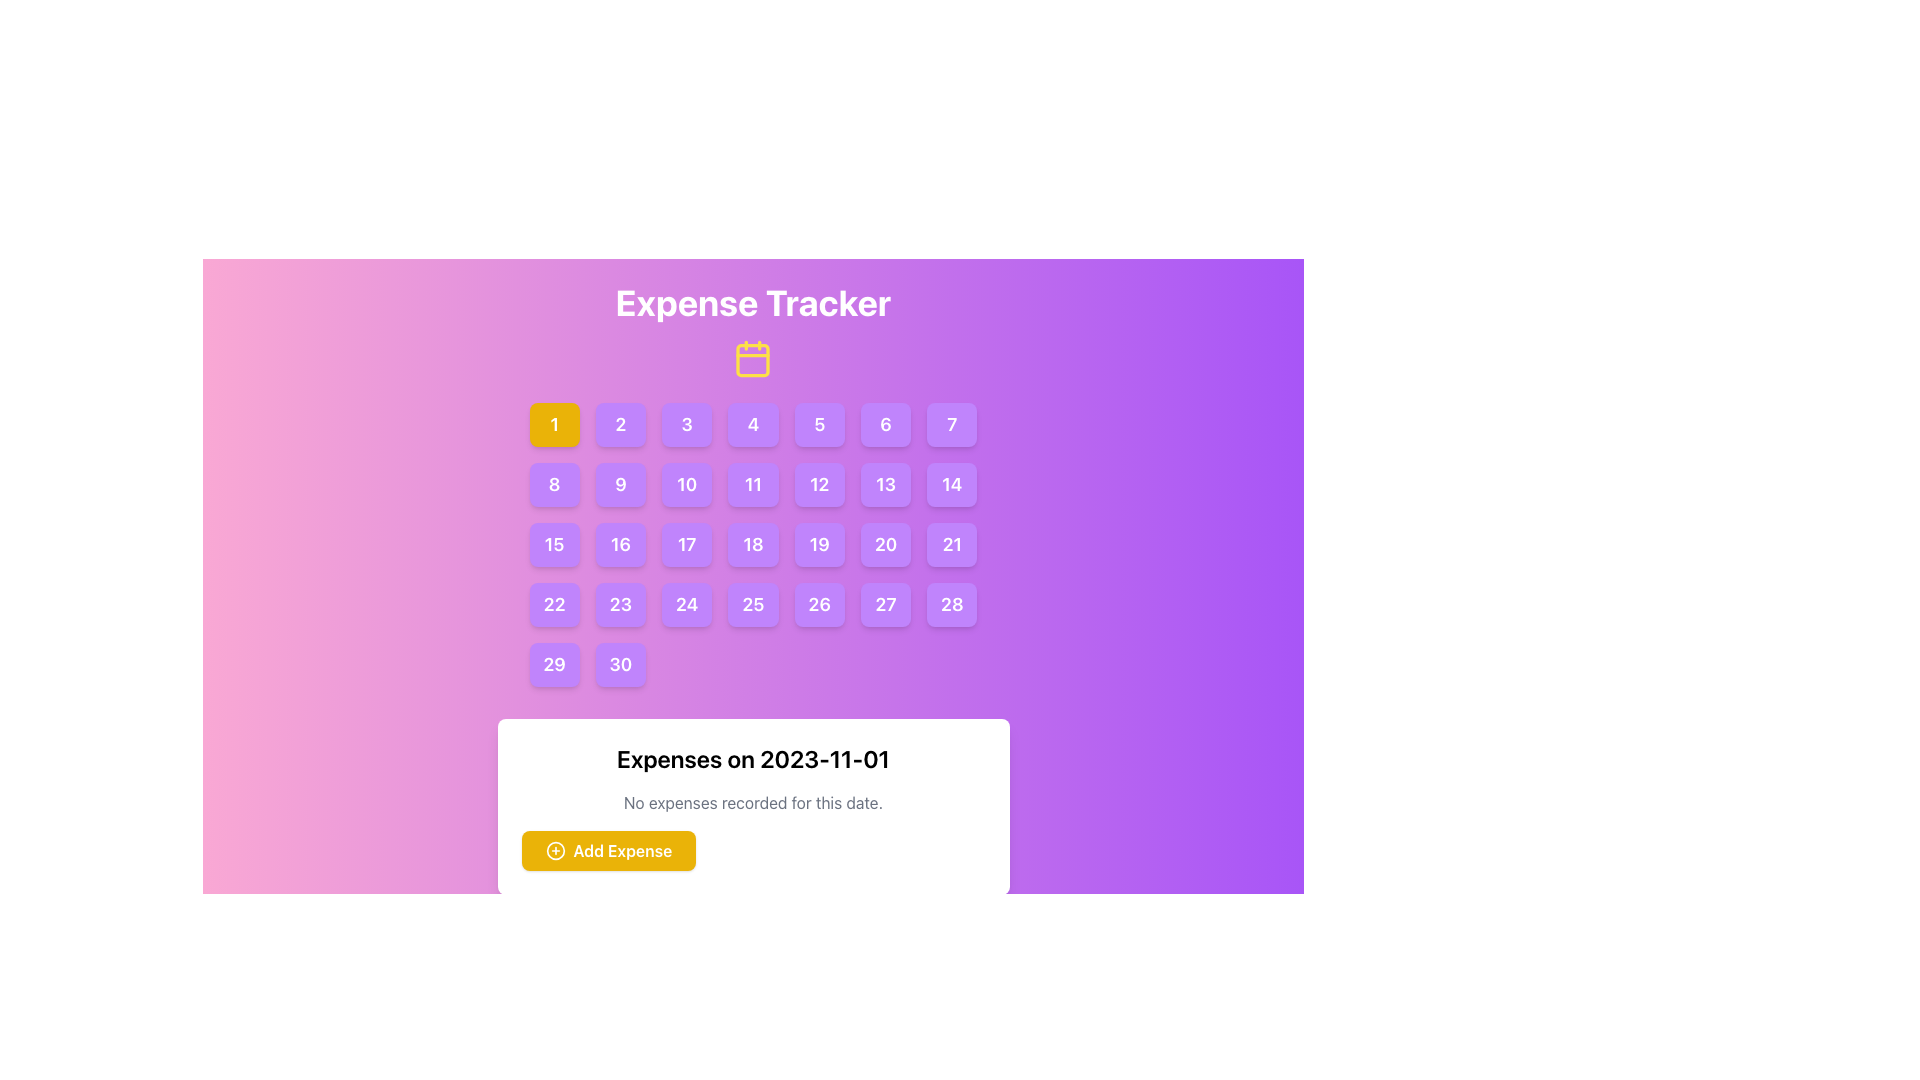 This screenshot has width=1920, height=1080. Describe the element at coordinates (819, 604) in the screenshot. I see `the button representing the 26th date, located in the last row of a 7-column grid layout as the fifth cell` at that location.